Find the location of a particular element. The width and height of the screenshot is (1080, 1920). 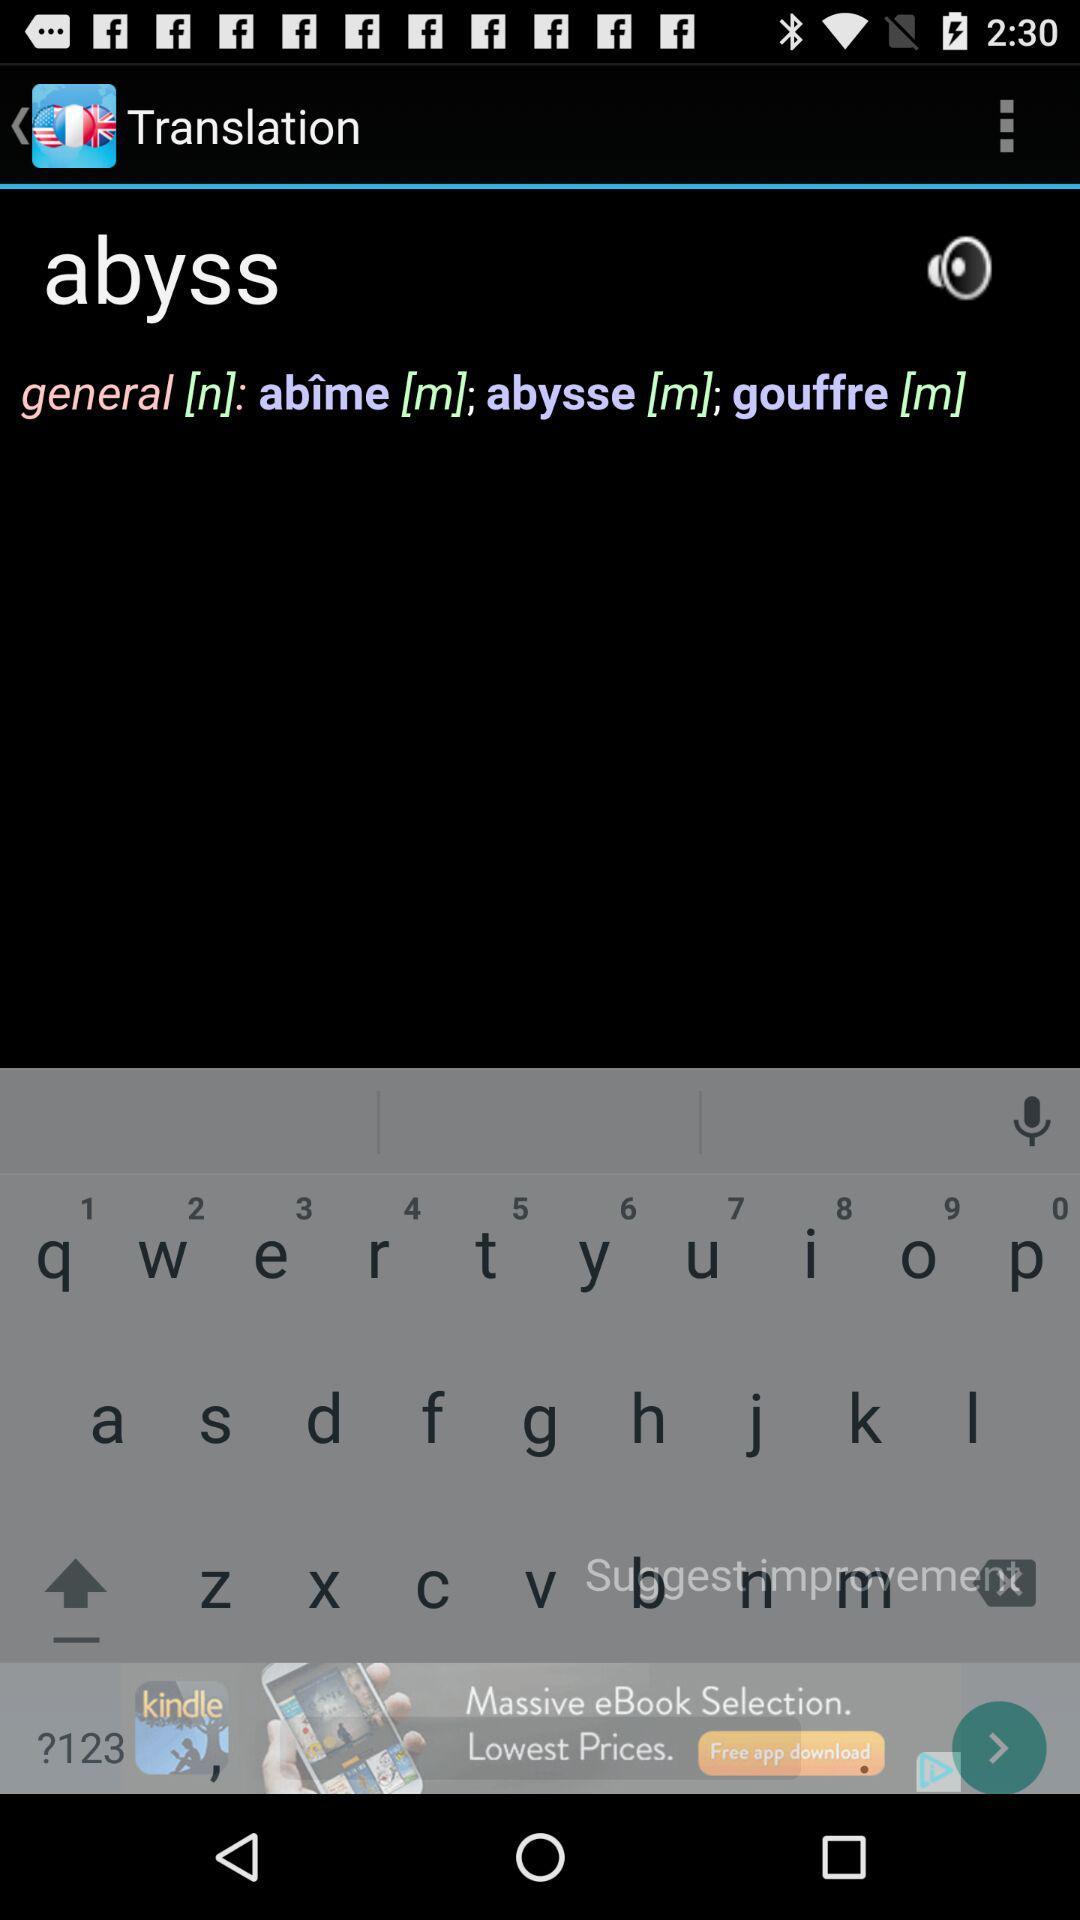

the volume icon is located at coordinates (958, 285).